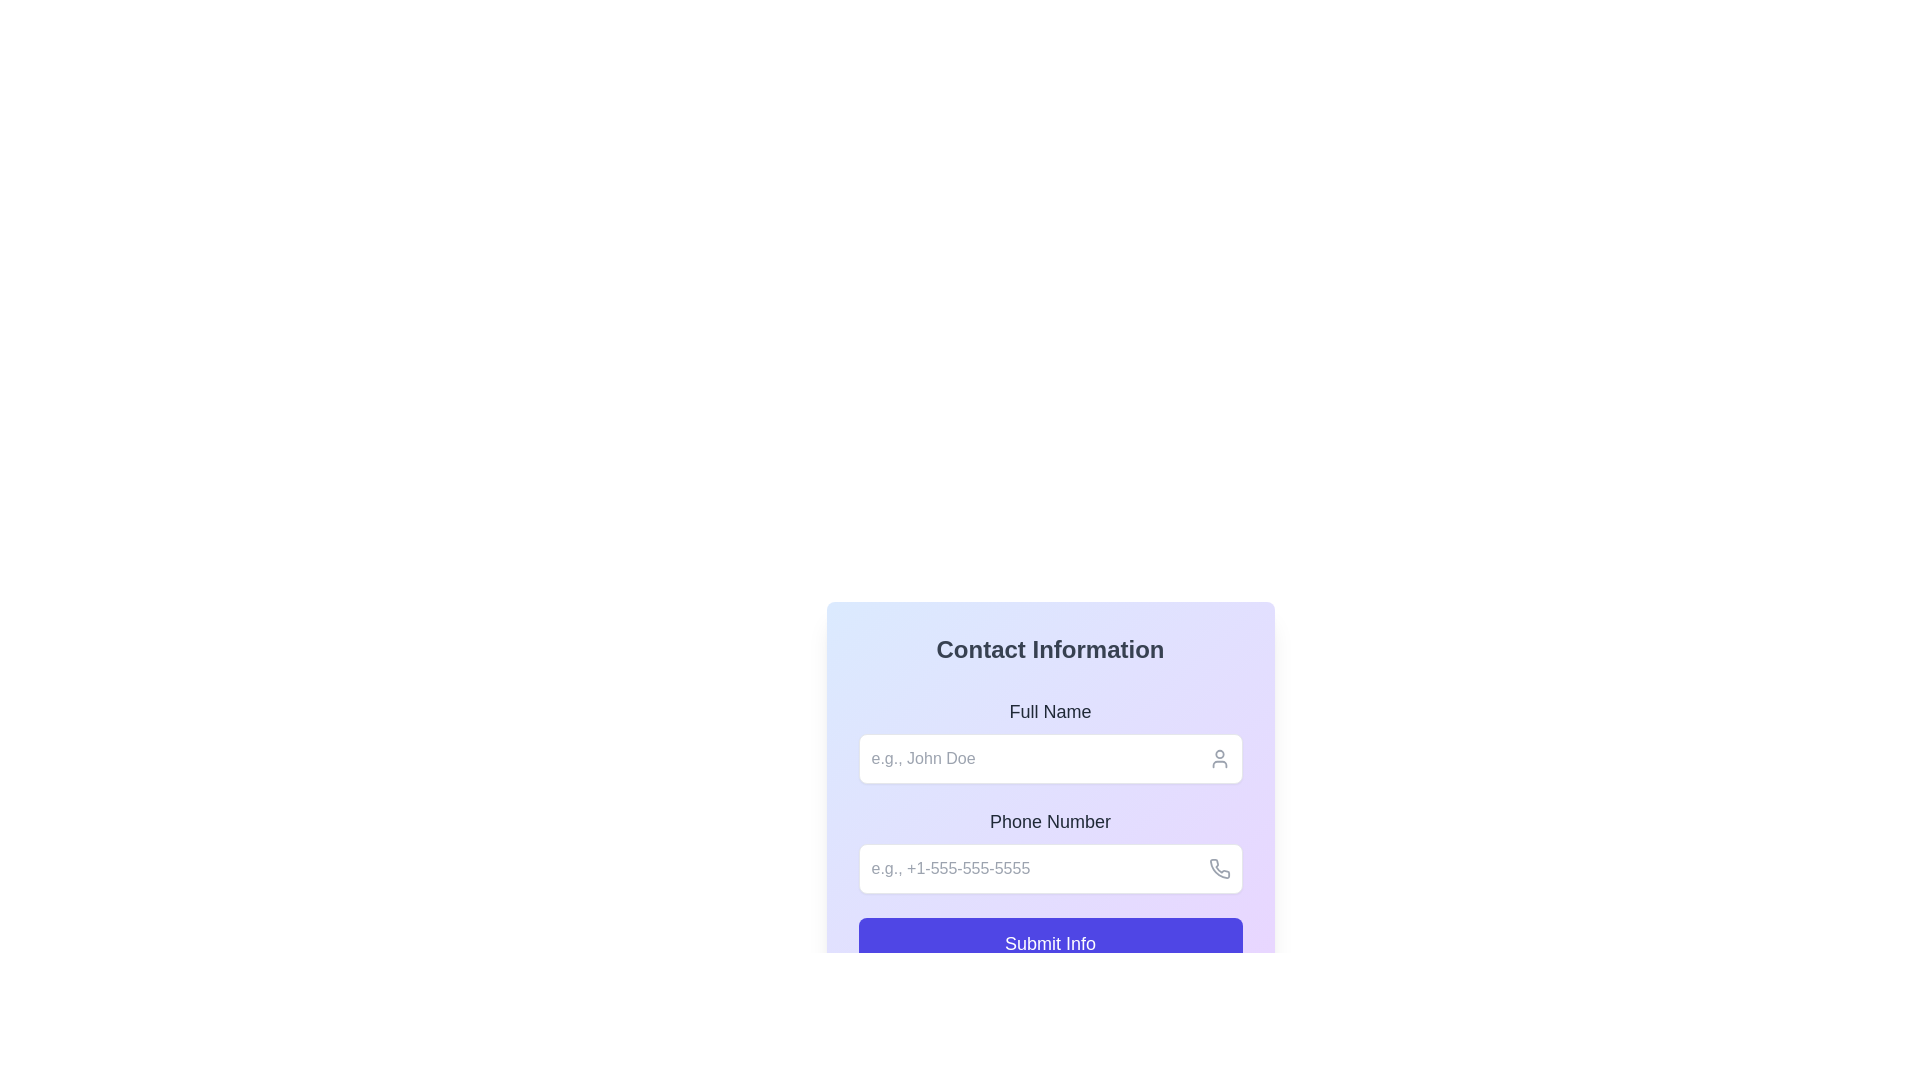 This screenshot has height=1080, width=1920. What do you see at coordinates (1049, 851) in the screenshot?
I see `to focus the phone number input field, which is the second input field in the form located below the 'Full Name' input section` at bounding box center [1049, 851].